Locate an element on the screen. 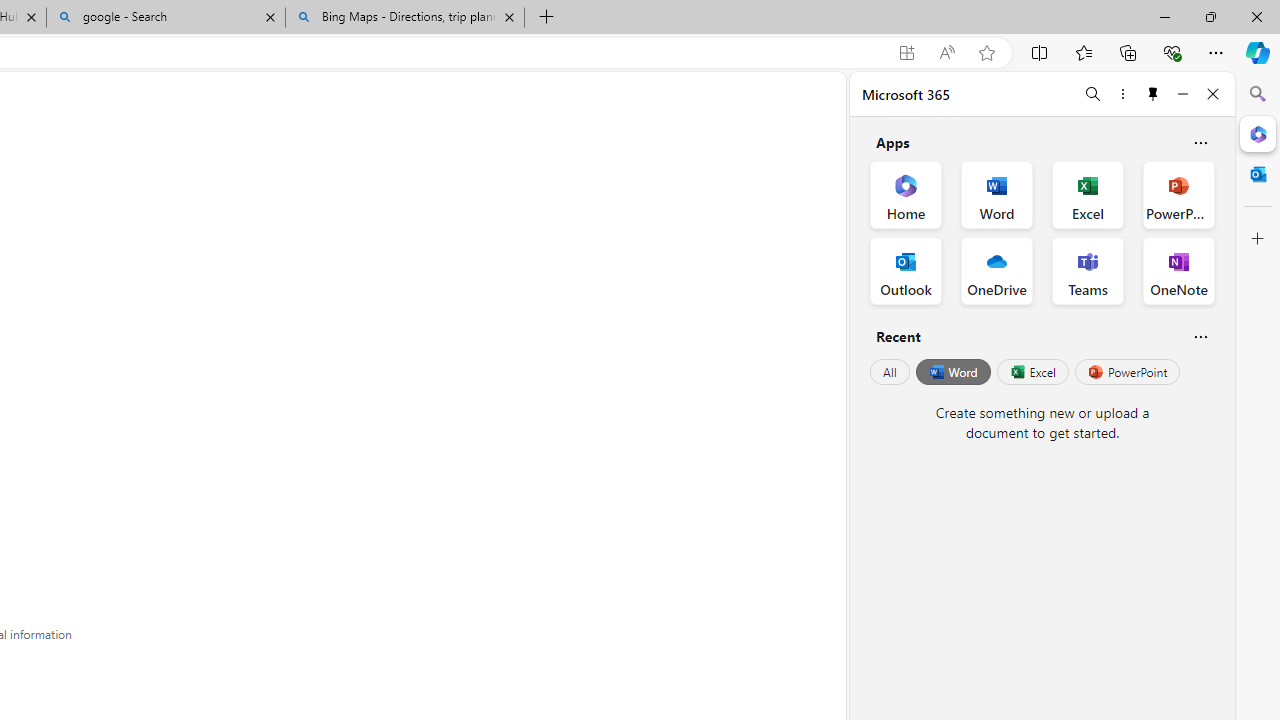 The height and width of the screenshot is (720, 1280). 'Unpin side pane' is located at coordinates (1153, 93).